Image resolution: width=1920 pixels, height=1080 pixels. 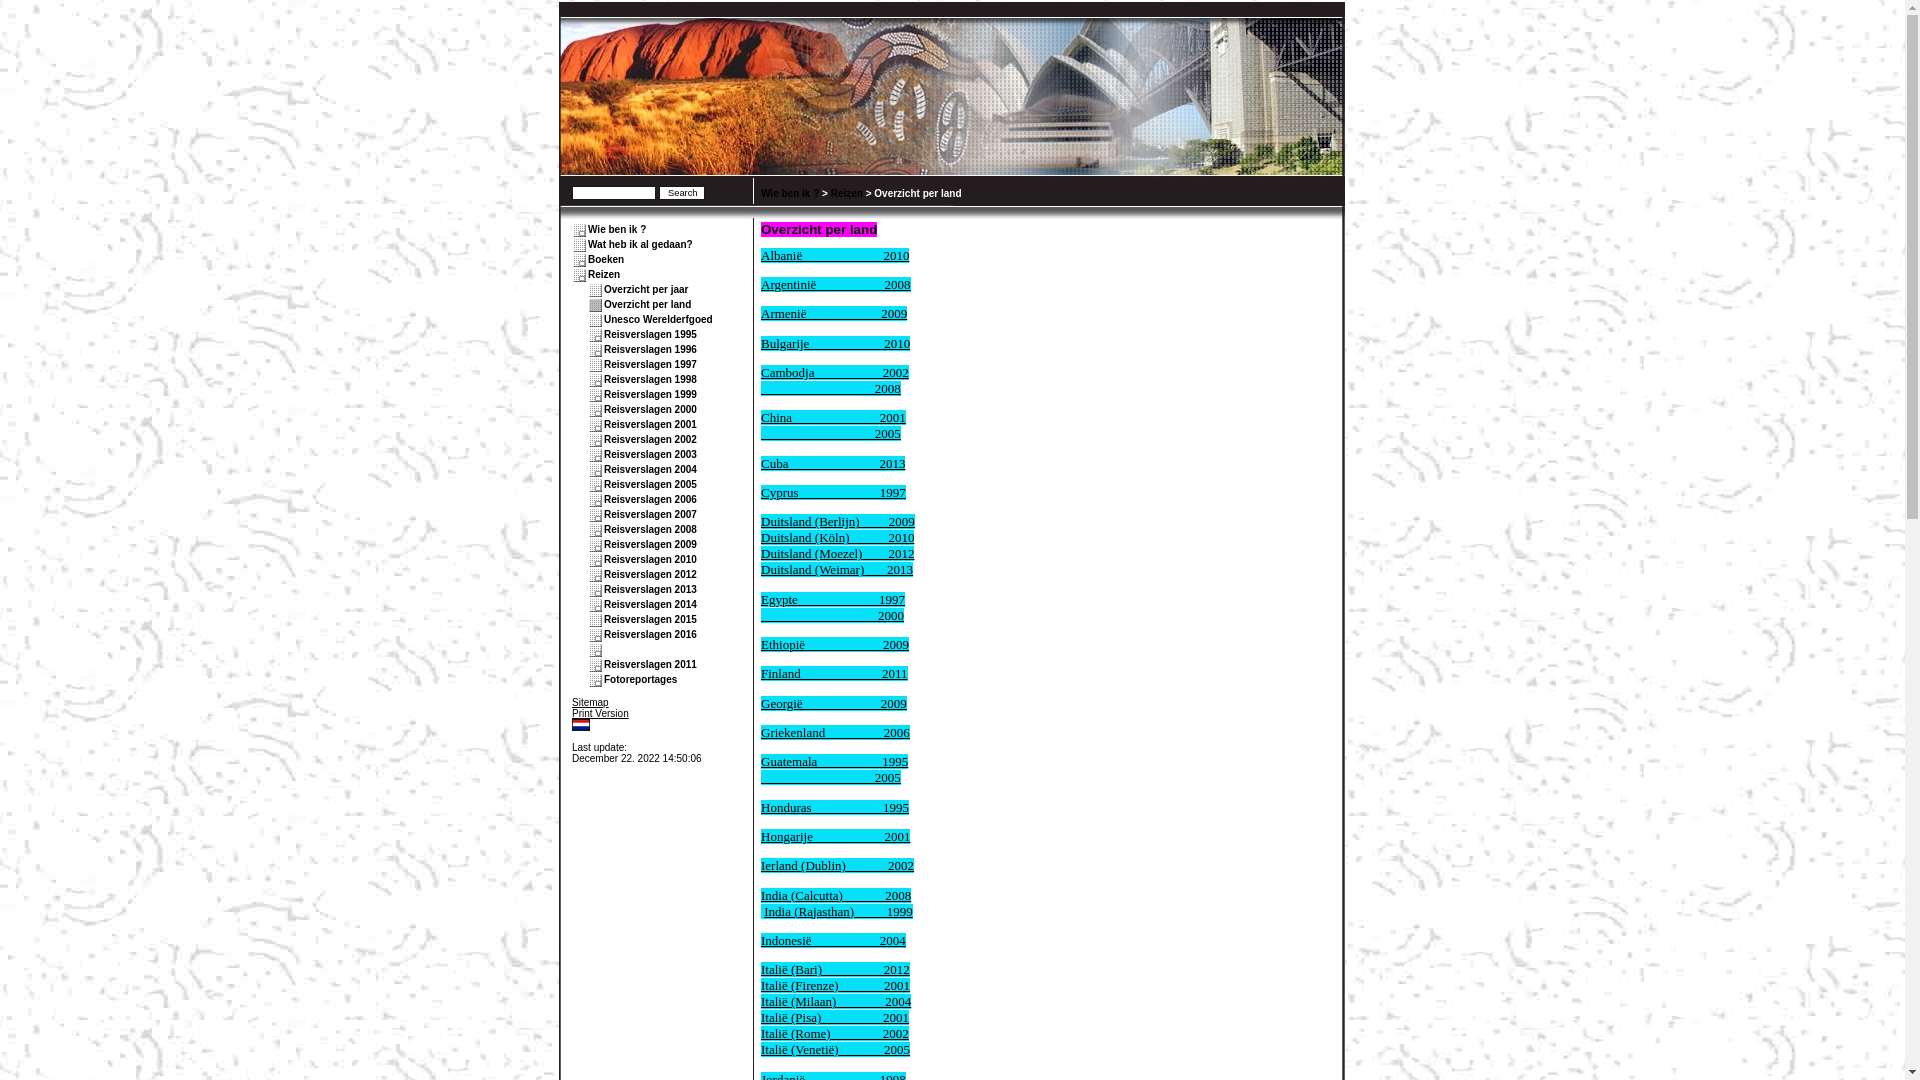 I want to click on 'Duitsland (Moezel)        2012', so click(x=837, y=553).